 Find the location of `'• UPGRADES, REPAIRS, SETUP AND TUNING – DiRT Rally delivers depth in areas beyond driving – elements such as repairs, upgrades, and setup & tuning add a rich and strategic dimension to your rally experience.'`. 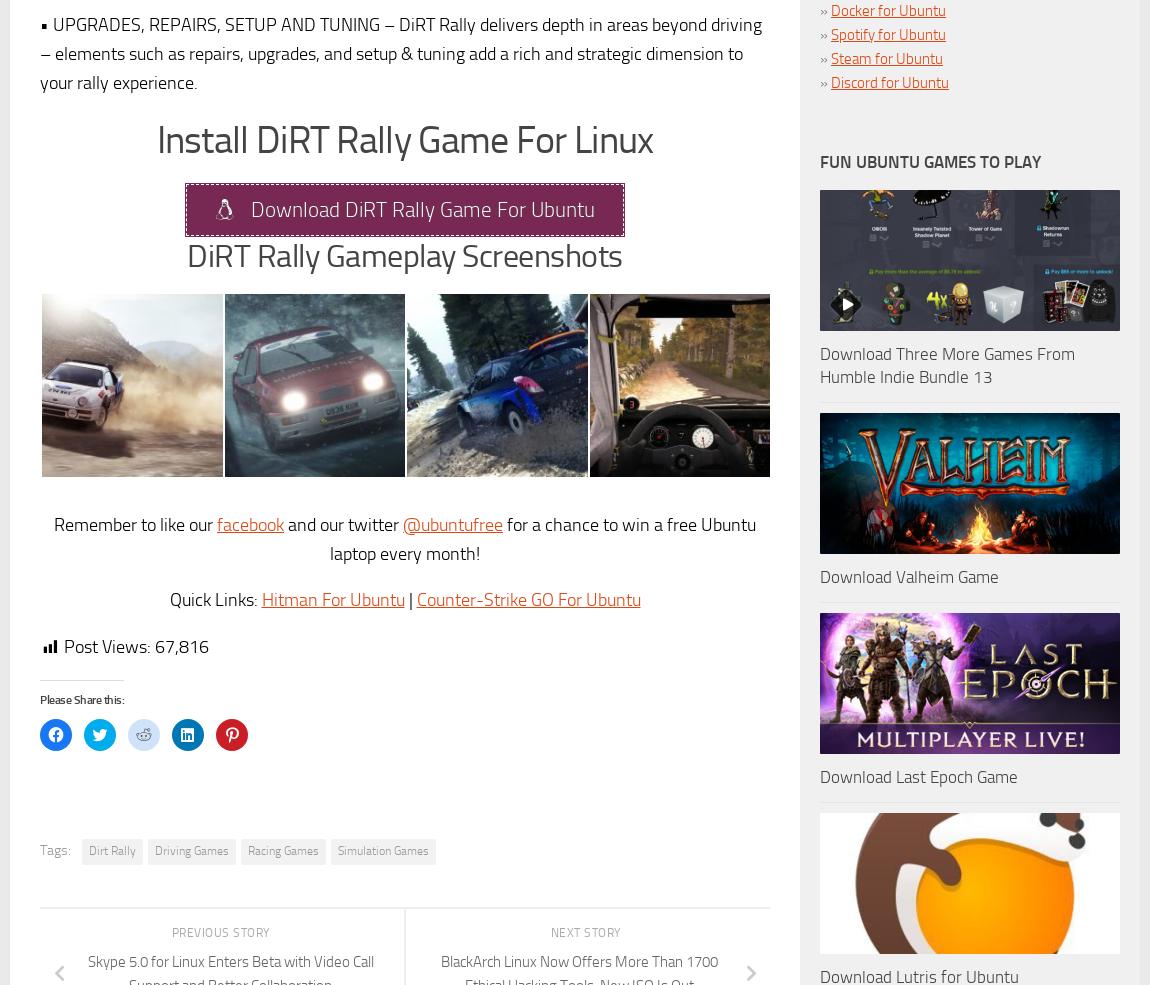

'• UPGRADES, REPAIRS, SETUP AND TUNING – DiRT Rally delivers depth in areas beyond driving – elements such as repairs, upgrades, and setup & tuning add a rich and strategic dimension to your rally experience.' is located at coordinates (401, 52).